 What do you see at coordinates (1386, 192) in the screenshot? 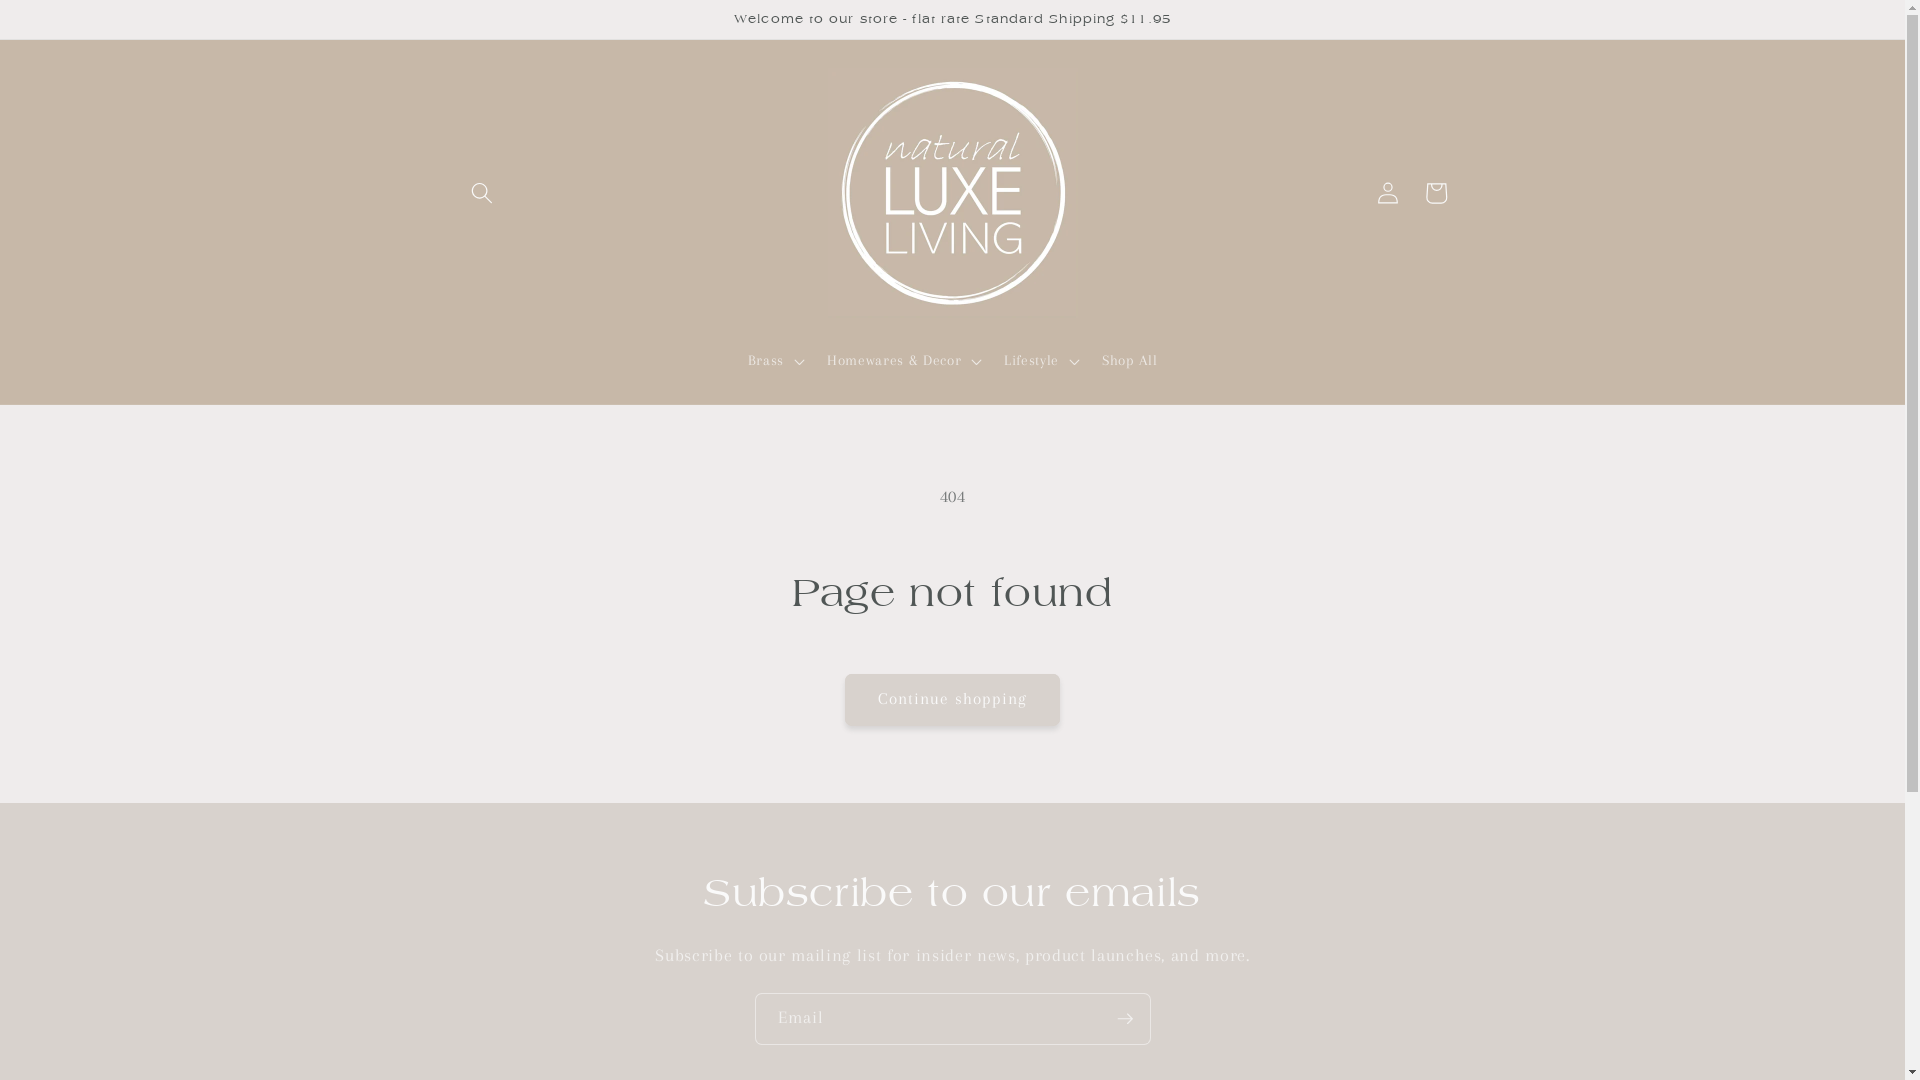
I see `'Log in'` at bounding box center [1386, 192].